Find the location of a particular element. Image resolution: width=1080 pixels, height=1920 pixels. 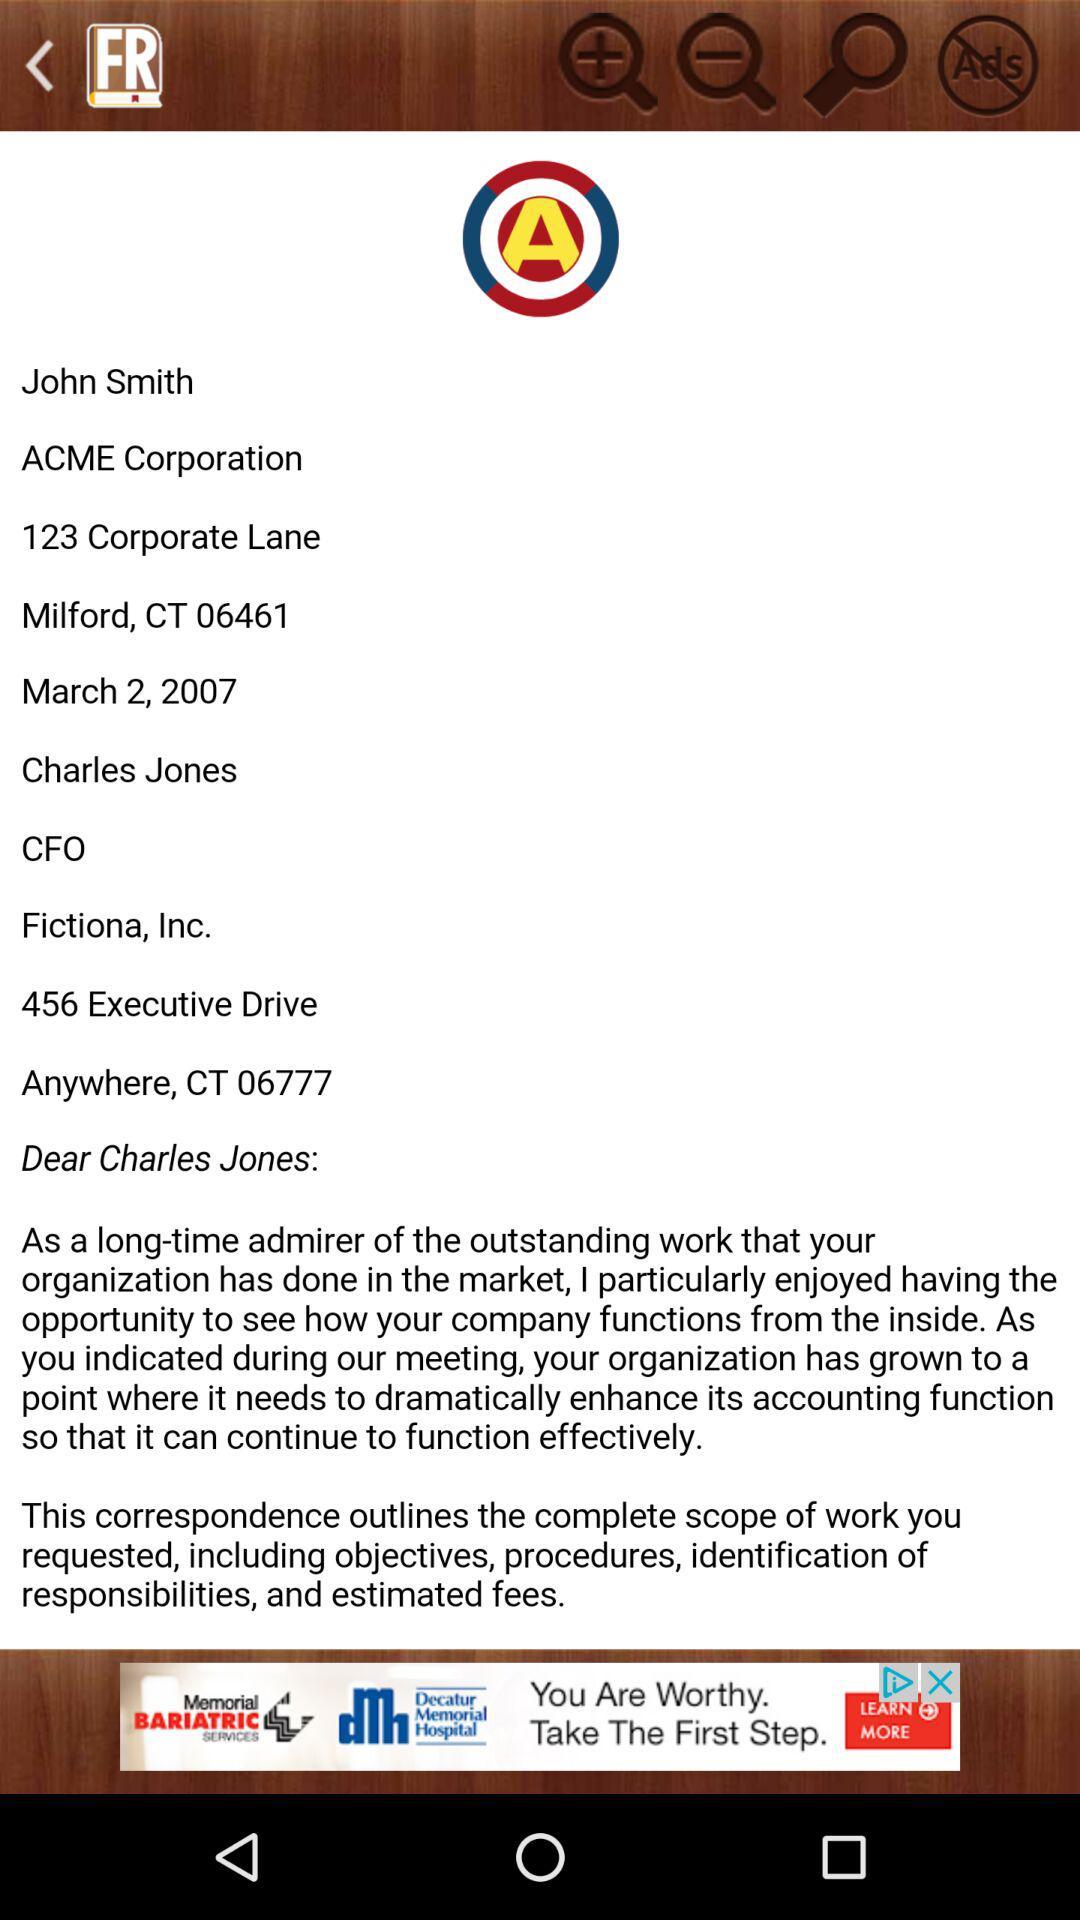

the book icon is located at coordinates (124, 70).